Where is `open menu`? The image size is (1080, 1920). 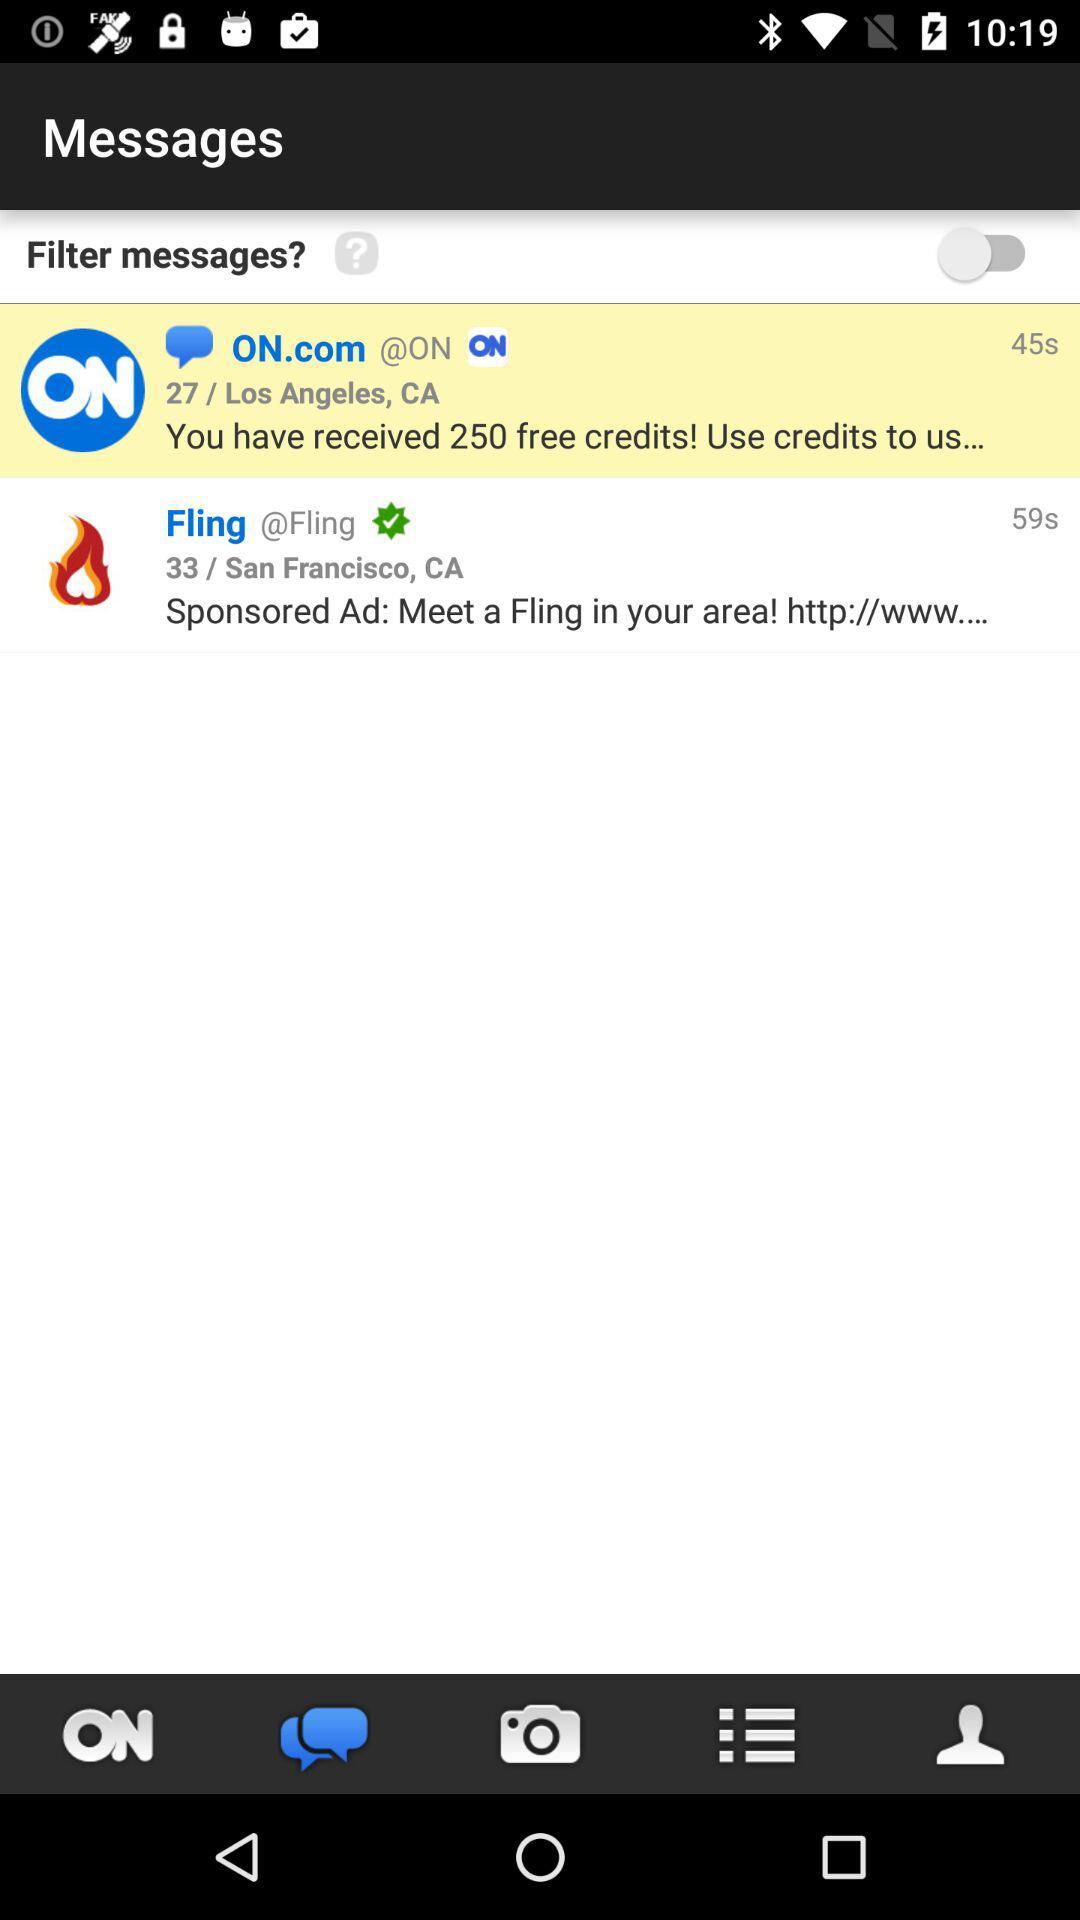 open menu is located at coordinates (756, 1733).